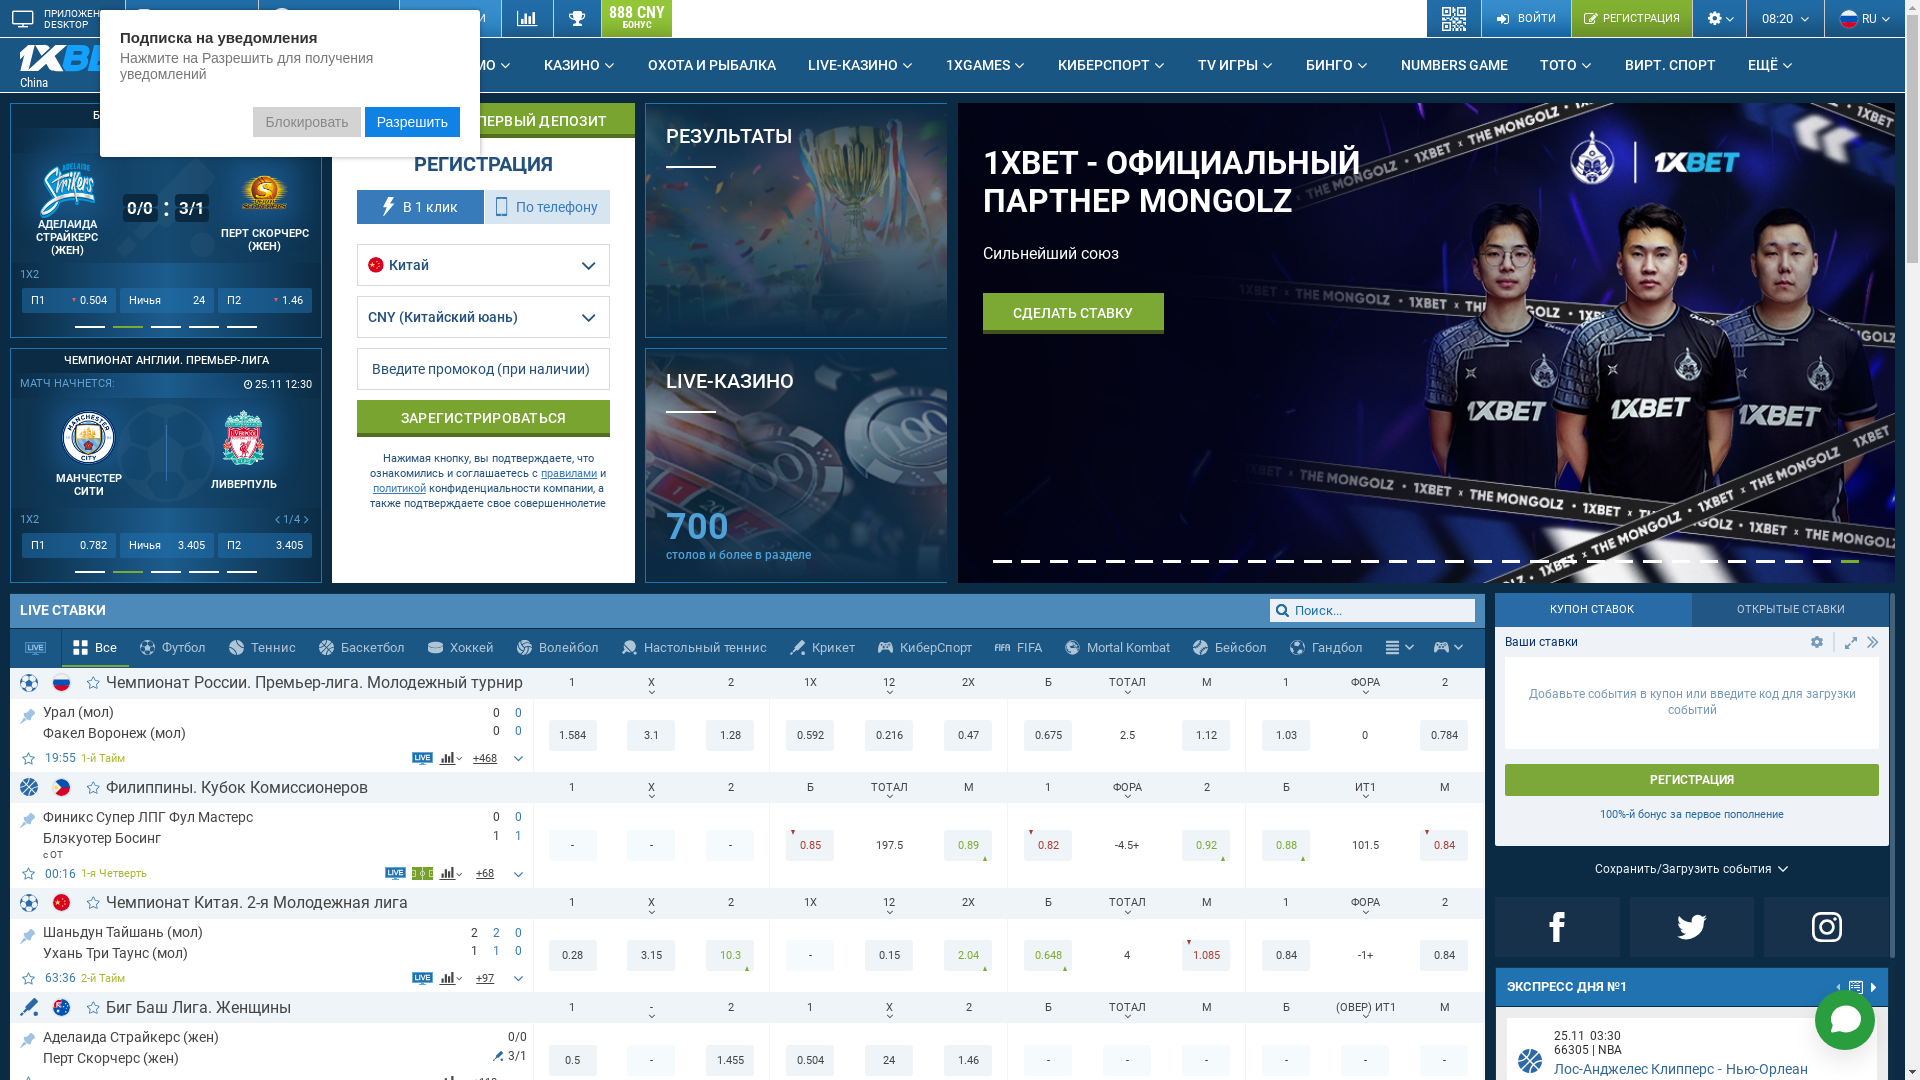  Describe the element at coordinates (94, 64) in the screenshot. I see `'China'` at that location.